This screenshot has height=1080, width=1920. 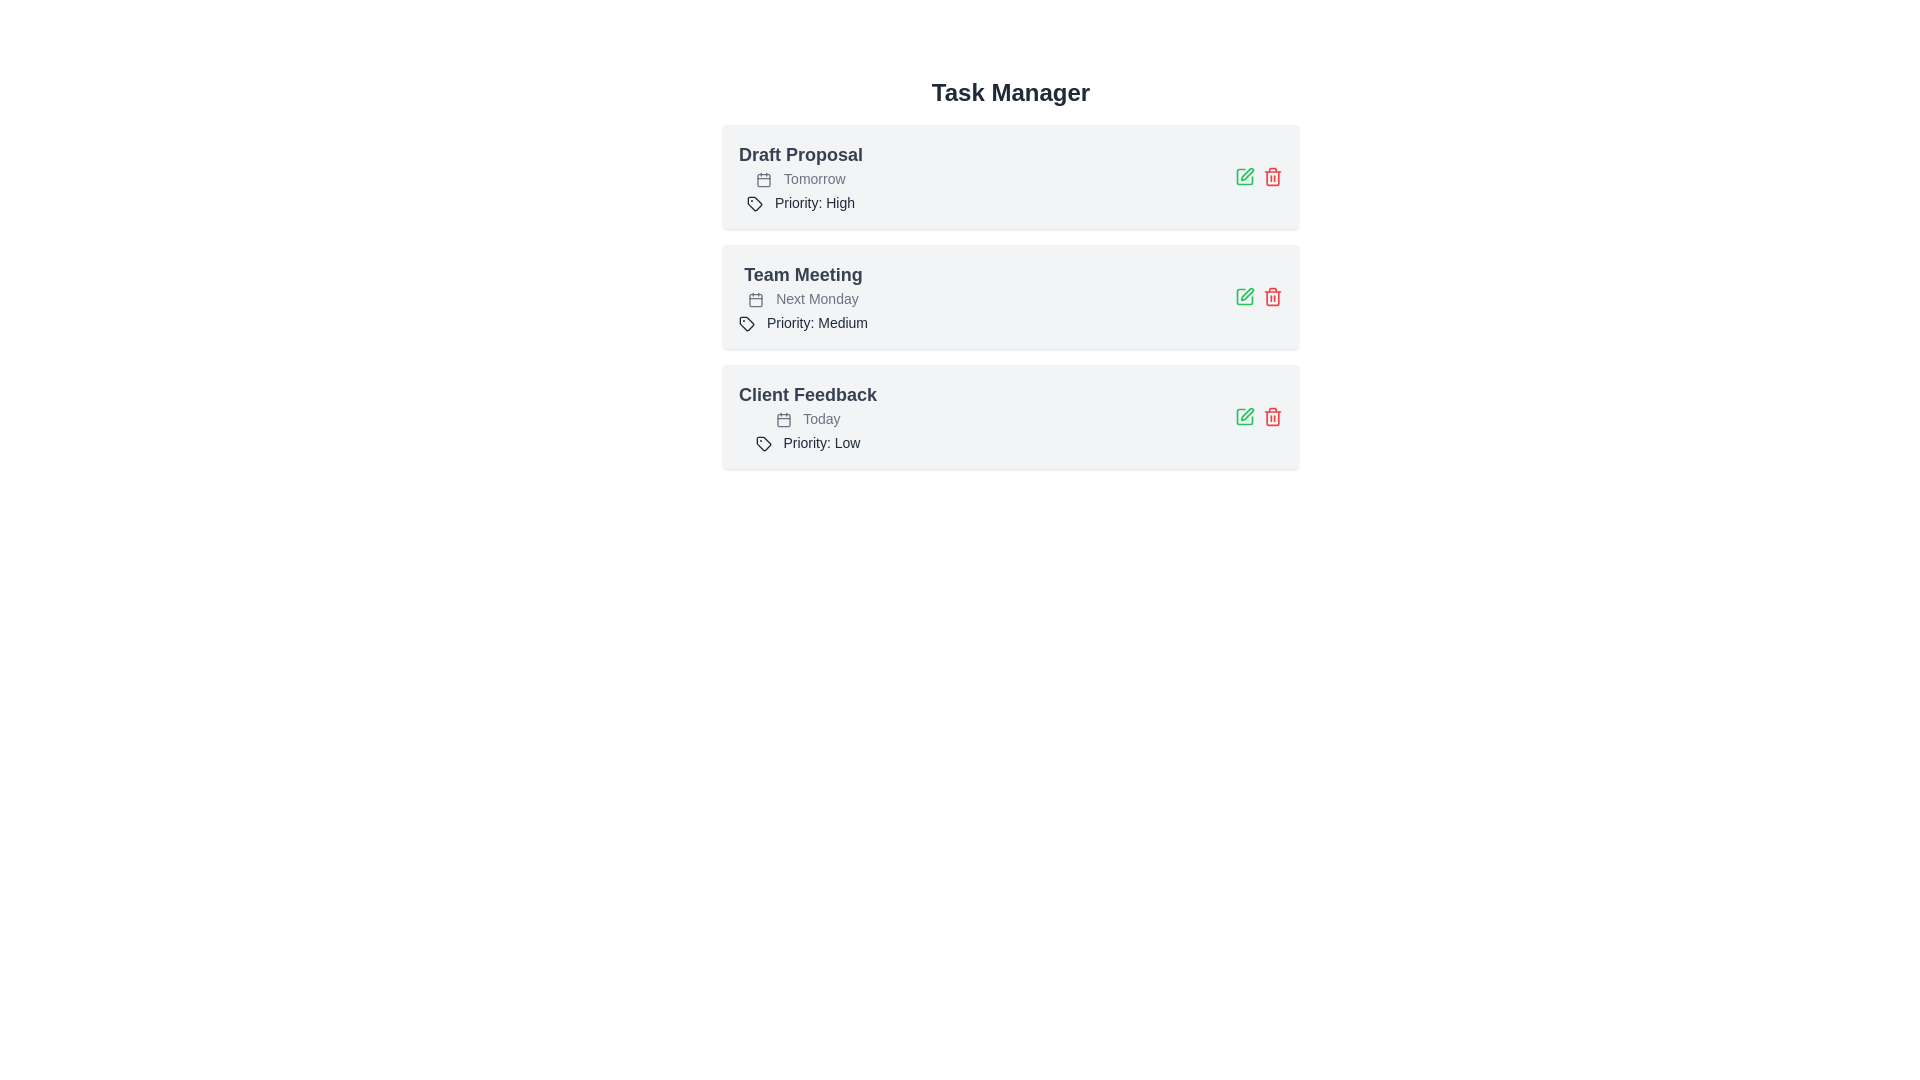 I want to click on the third task card, so click(x=807, y=415).